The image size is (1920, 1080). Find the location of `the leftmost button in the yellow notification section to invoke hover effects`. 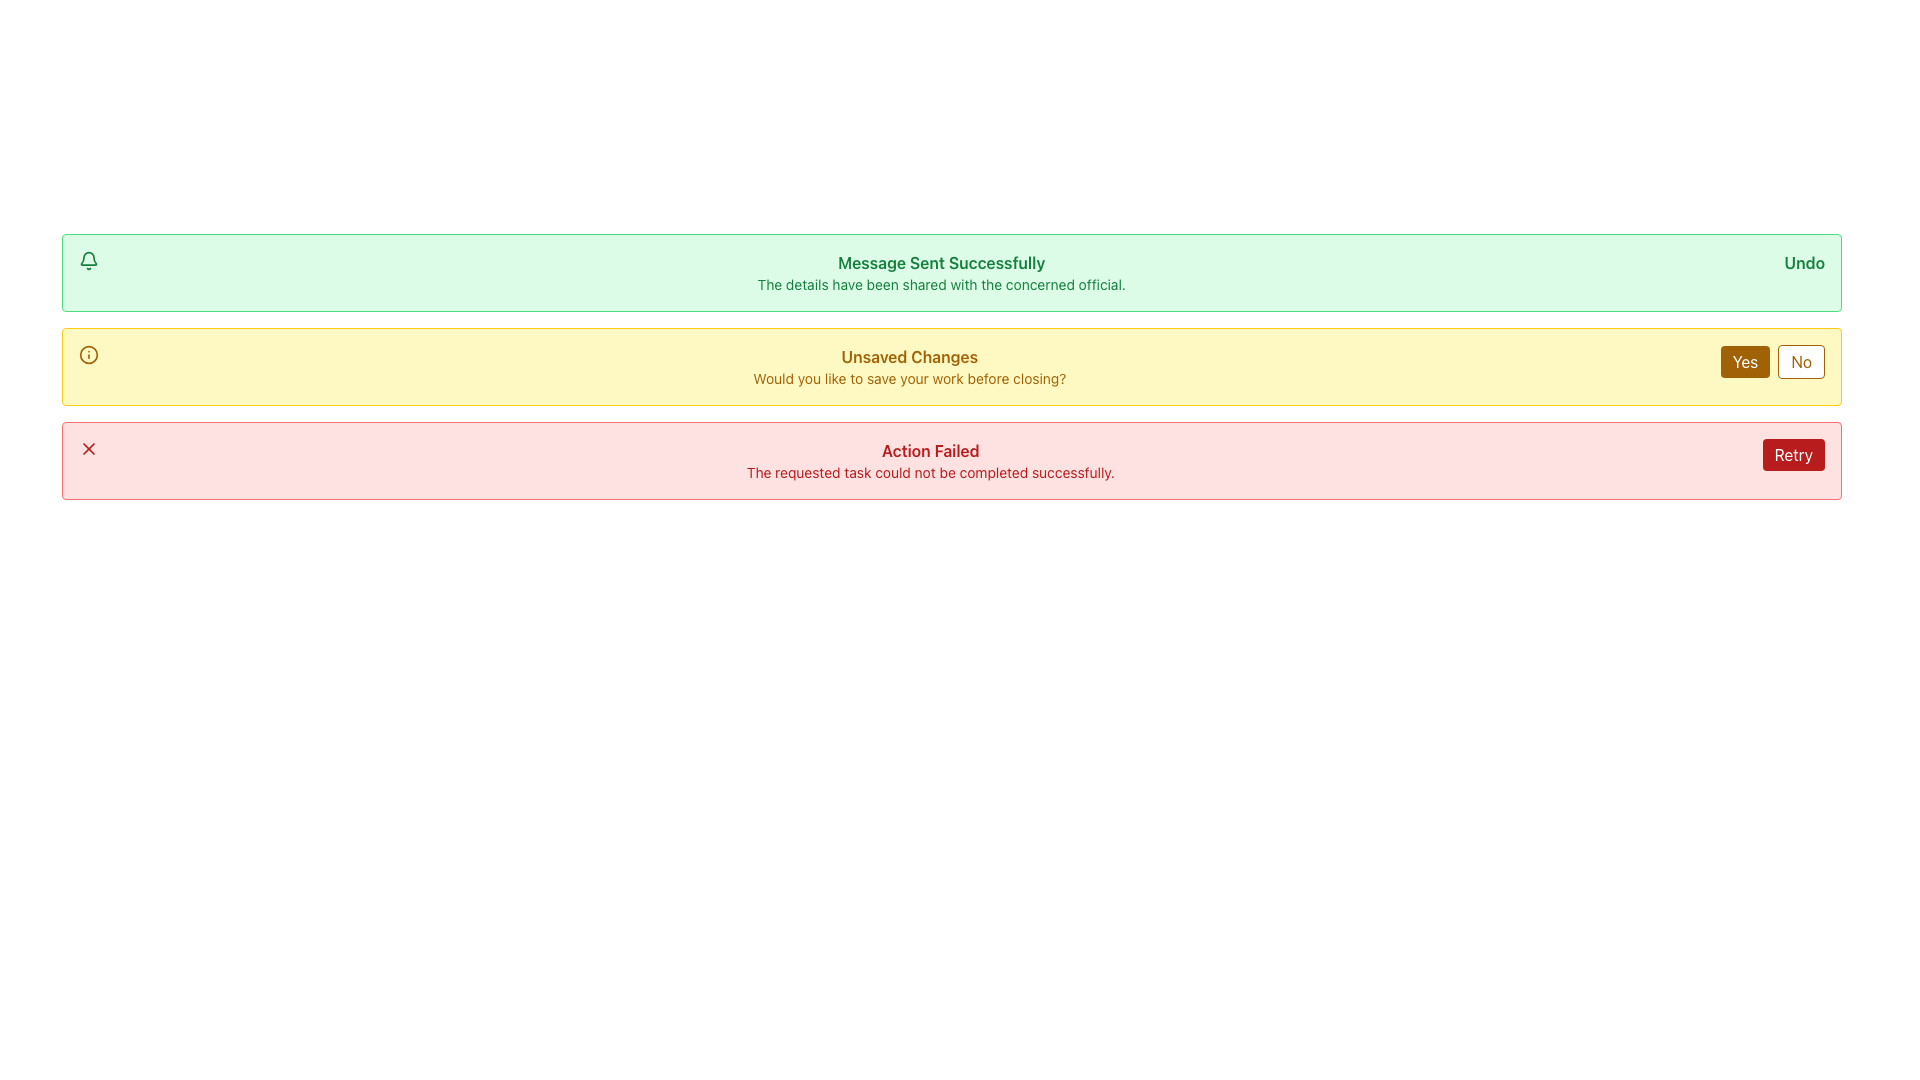

the leftmost button in the yellow notification section to invoke hover effects is located at coordinates (1744, 362).